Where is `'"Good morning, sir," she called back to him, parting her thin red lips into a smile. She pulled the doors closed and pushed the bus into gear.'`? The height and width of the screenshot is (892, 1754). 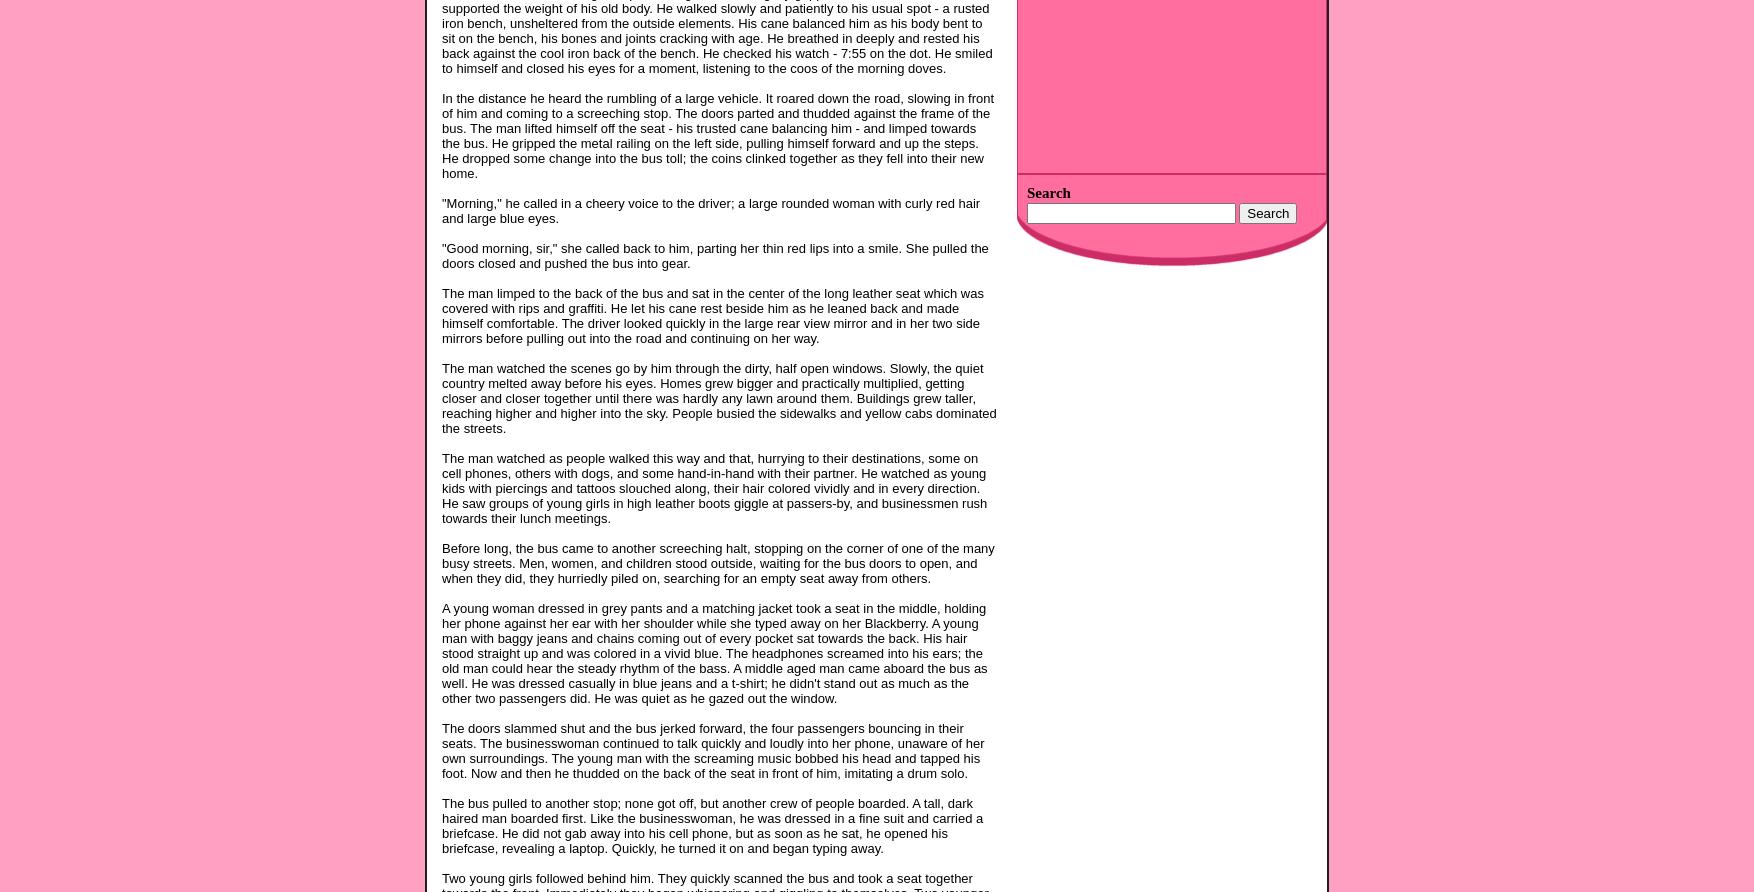
'"Good morning, sir," she called back to him, parting her thin red lips into a smile. She pulled the doors closed and pushed the bus into gear.' is located at coordinates (714, 255).